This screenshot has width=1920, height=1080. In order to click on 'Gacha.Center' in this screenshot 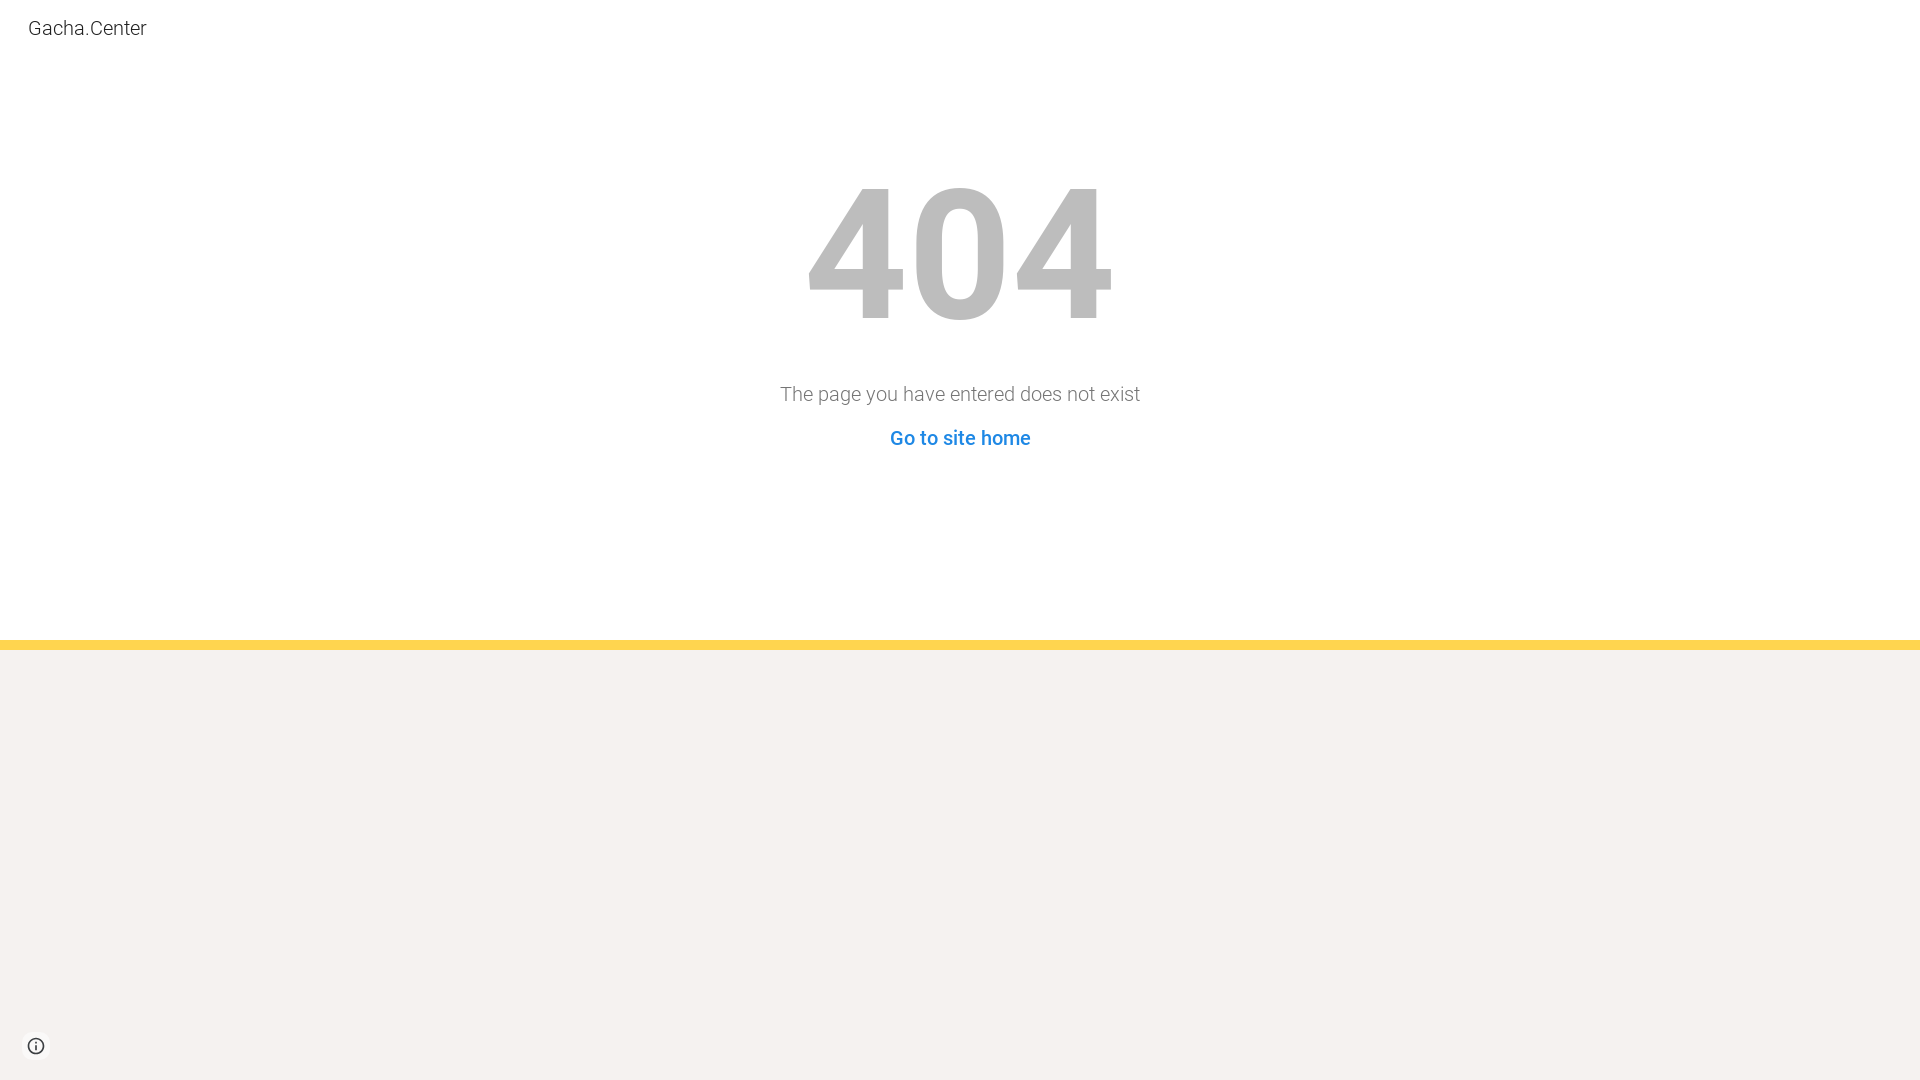, I will do `click(86, 26)`.